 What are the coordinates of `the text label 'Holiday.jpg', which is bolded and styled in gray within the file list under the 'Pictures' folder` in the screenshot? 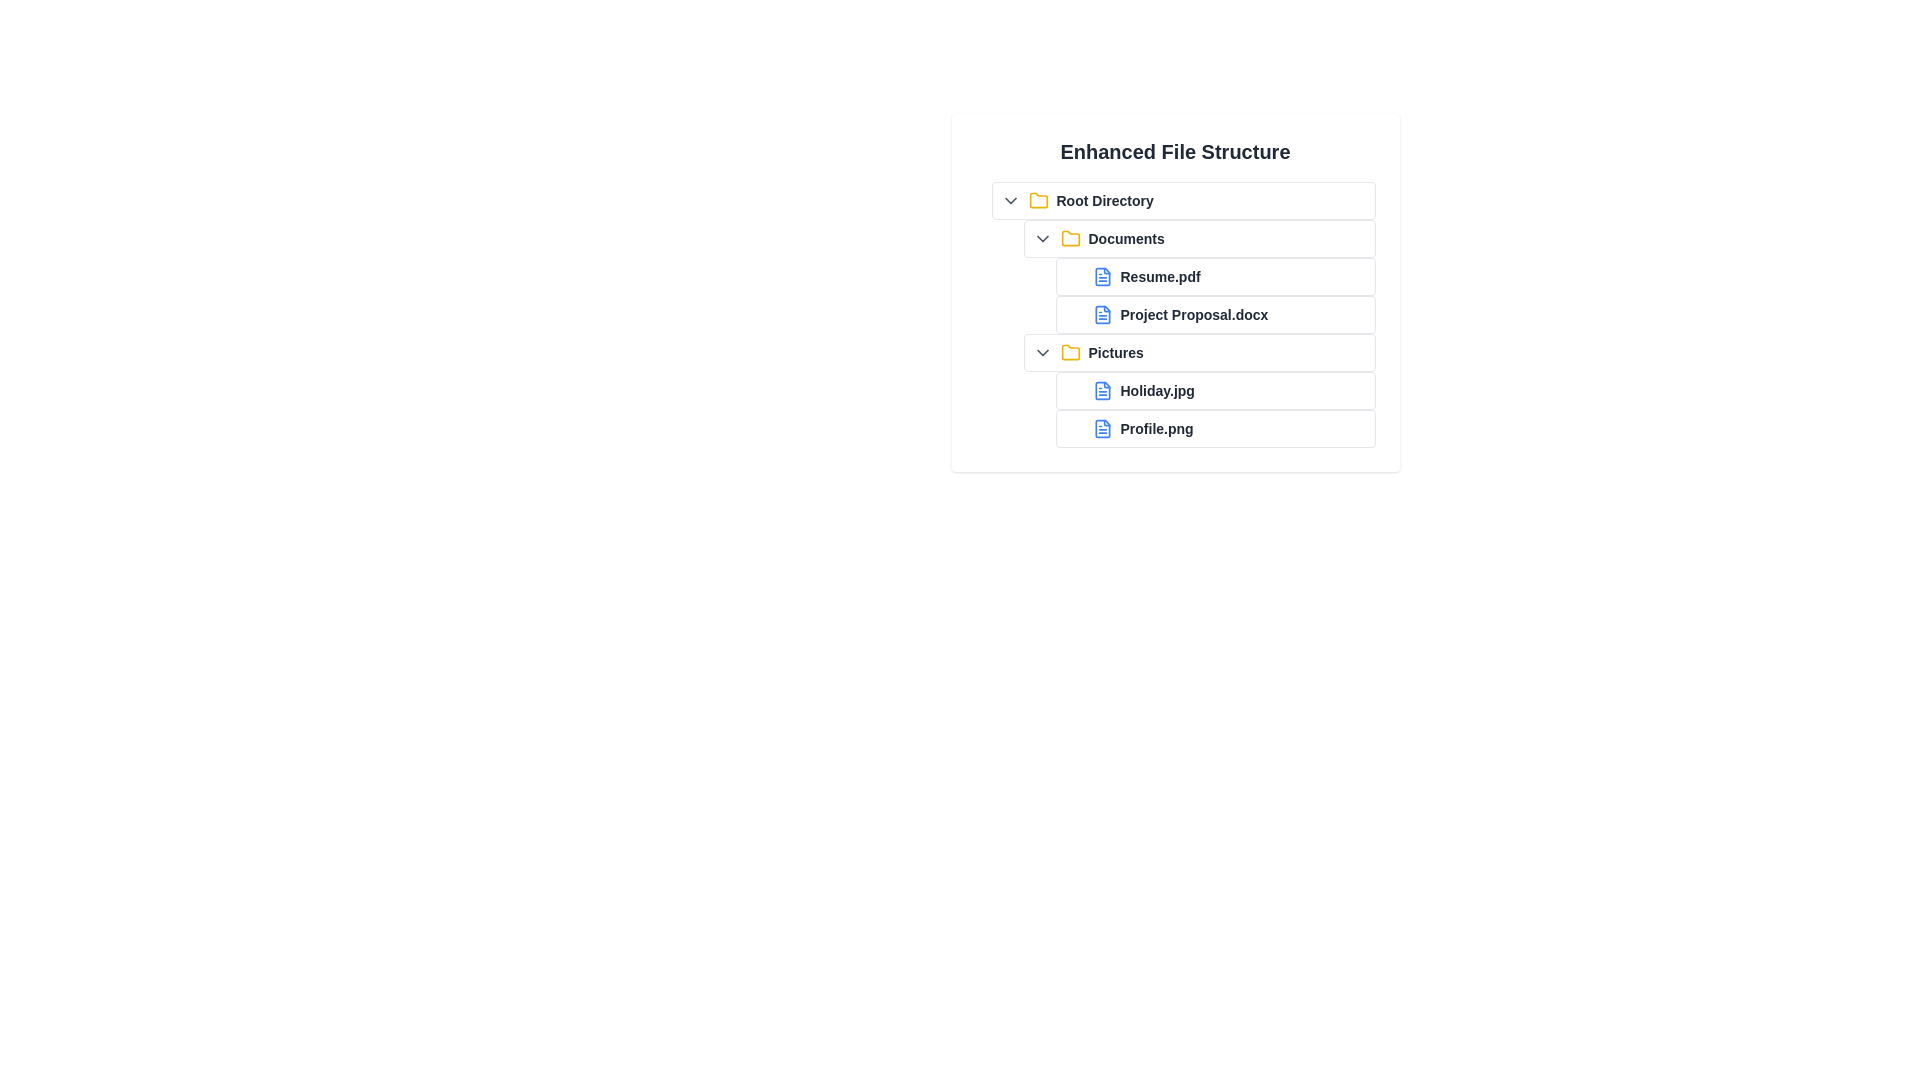 It's located at (1157, 390).